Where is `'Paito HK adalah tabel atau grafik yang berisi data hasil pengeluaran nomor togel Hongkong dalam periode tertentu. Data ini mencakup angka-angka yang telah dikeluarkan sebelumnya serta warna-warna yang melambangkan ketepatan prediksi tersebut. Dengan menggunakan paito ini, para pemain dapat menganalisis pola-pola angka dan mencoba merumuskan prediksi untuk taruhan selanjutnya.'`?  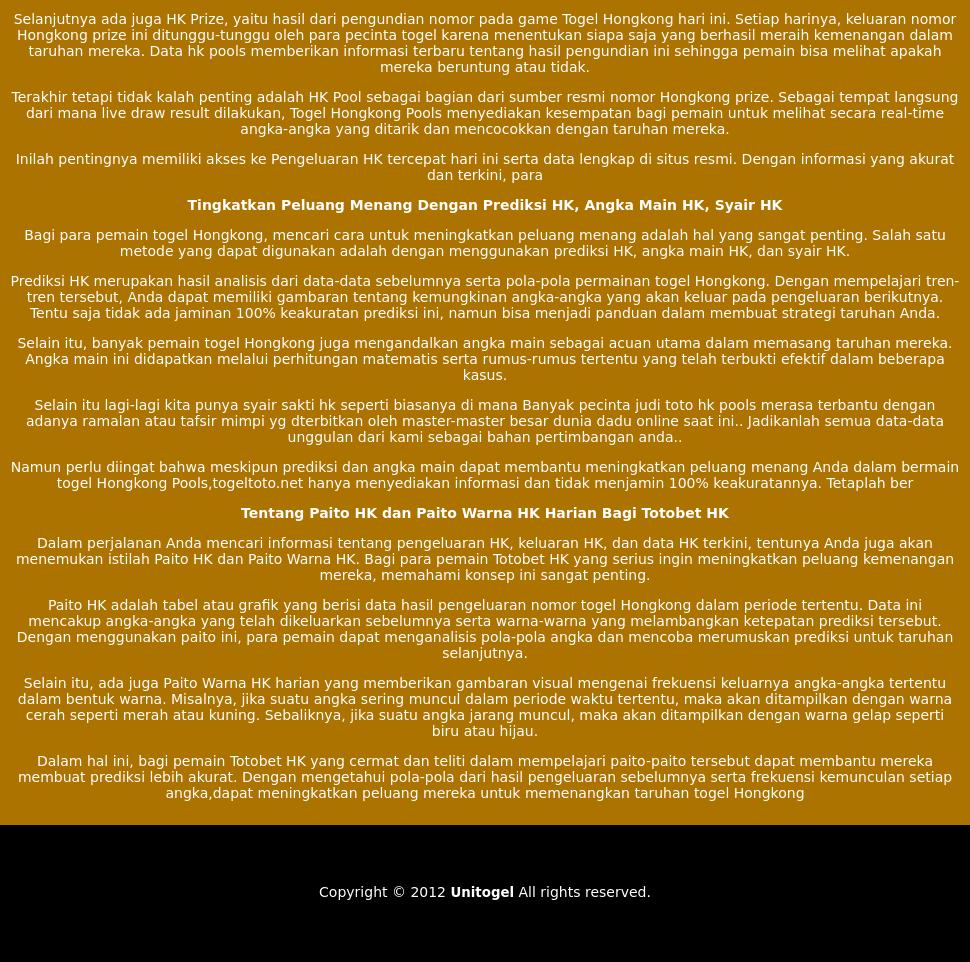
'Paito HK adalah tabel atau grafik yang berisi data hasil pengeluaran nomor togel Hongkong dalam periode tertentu. Data ini mencakup angka-angka yang telah dikeluarkan sebelumnya serta warna-warna yang melambangkan ketepatan prediksi tersebut. Dengan menggunakan paito ini, para pemain dapat menganalisis pola-pola angka dan mencoba merumuskan prediksi untuk taruhan selanjutnya.' is located at coordinates (483, 627).